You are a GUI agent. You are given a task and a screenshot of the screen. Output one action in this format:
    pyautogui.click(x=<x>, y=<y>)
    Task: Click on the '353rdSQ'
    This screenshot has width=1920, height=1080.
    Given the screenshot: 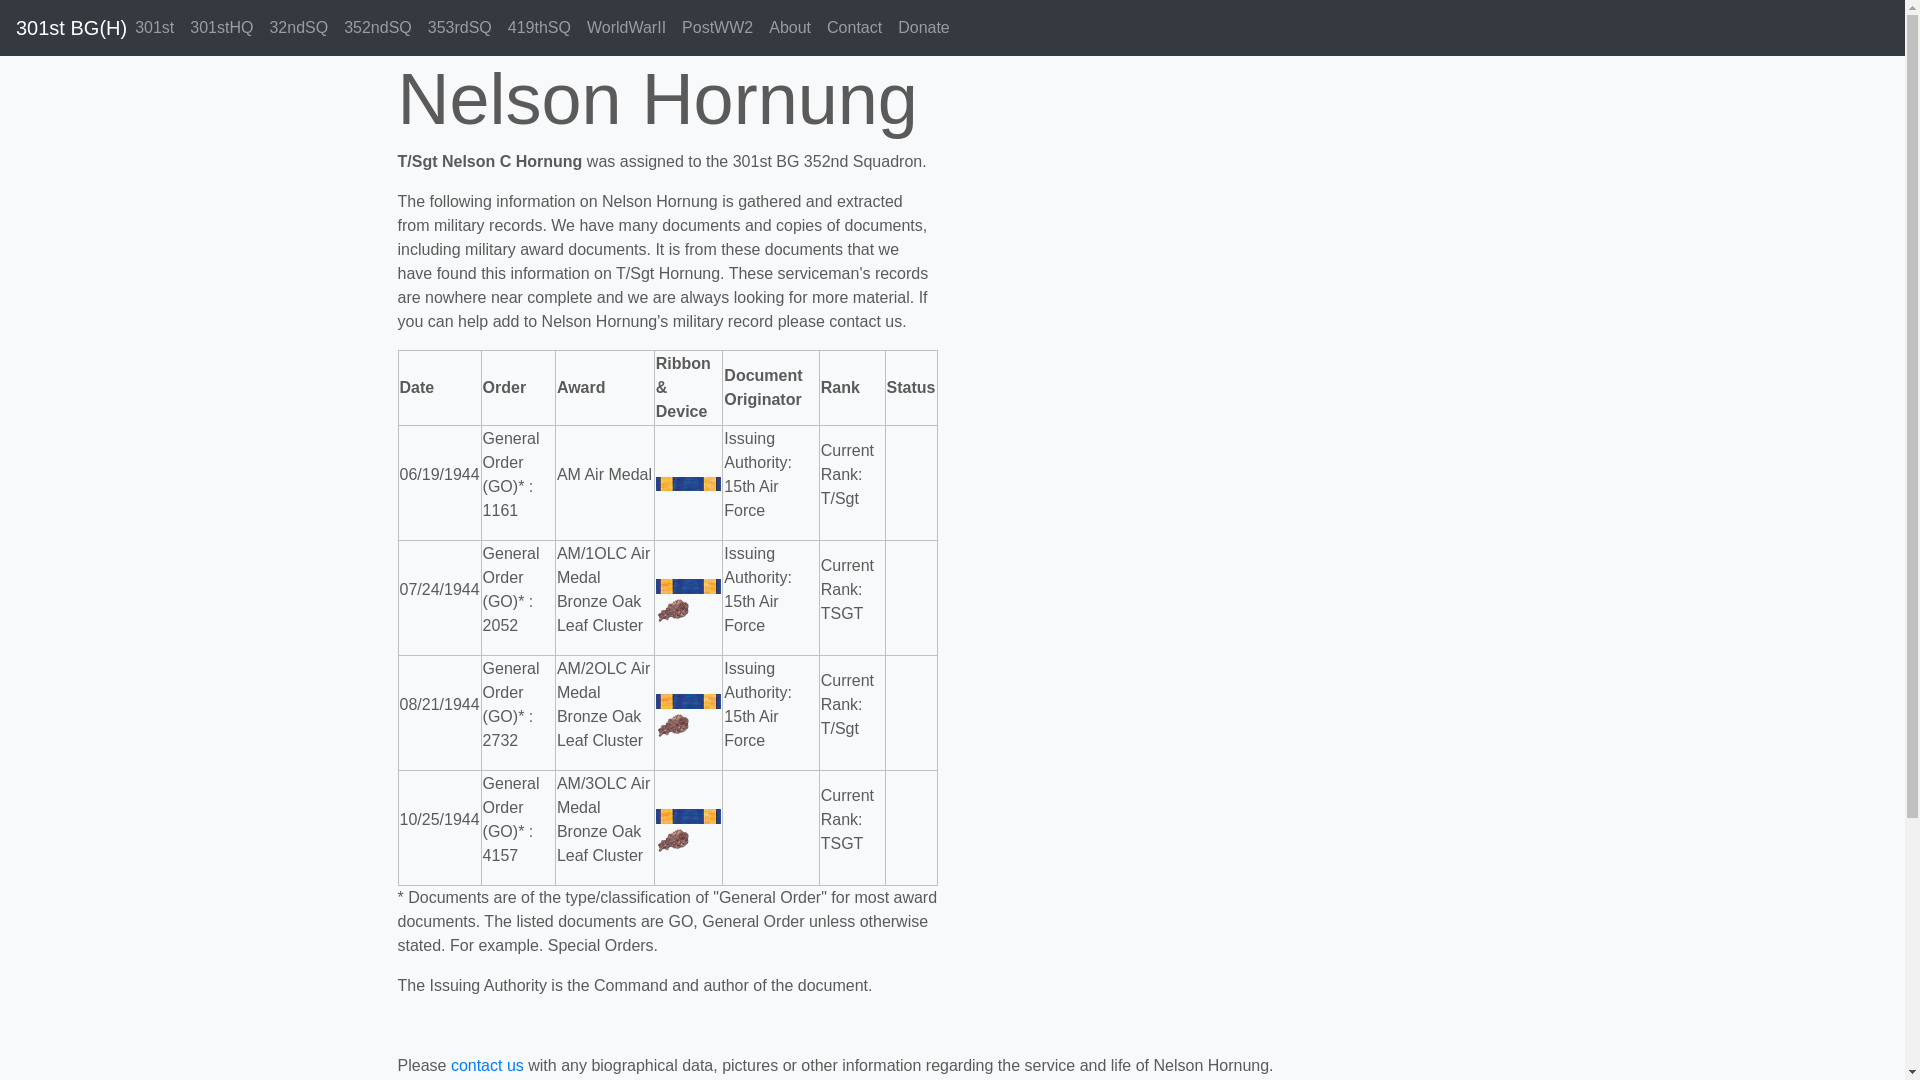 What is the action you would take?
    pyautogui.click(x=459, y=27)
    